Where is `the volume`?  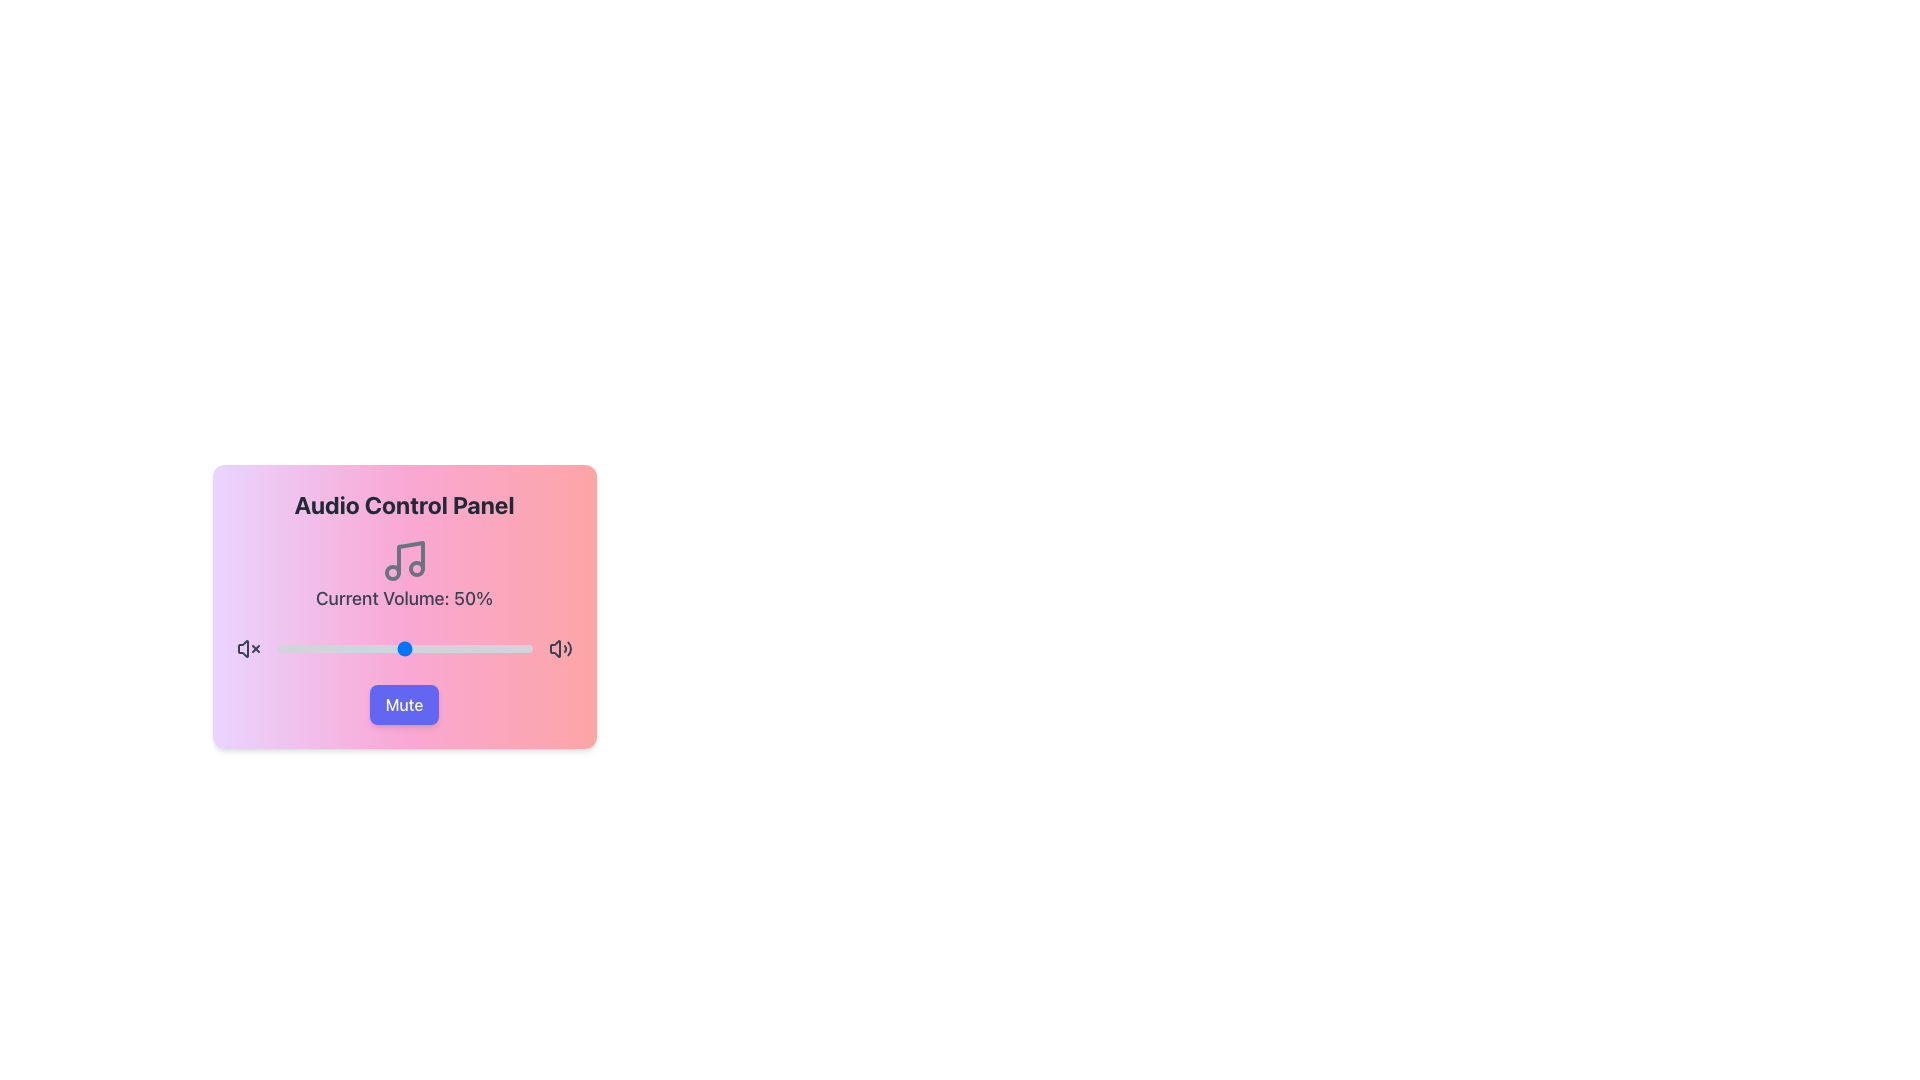 the volume is located at coordinates (348, 648).